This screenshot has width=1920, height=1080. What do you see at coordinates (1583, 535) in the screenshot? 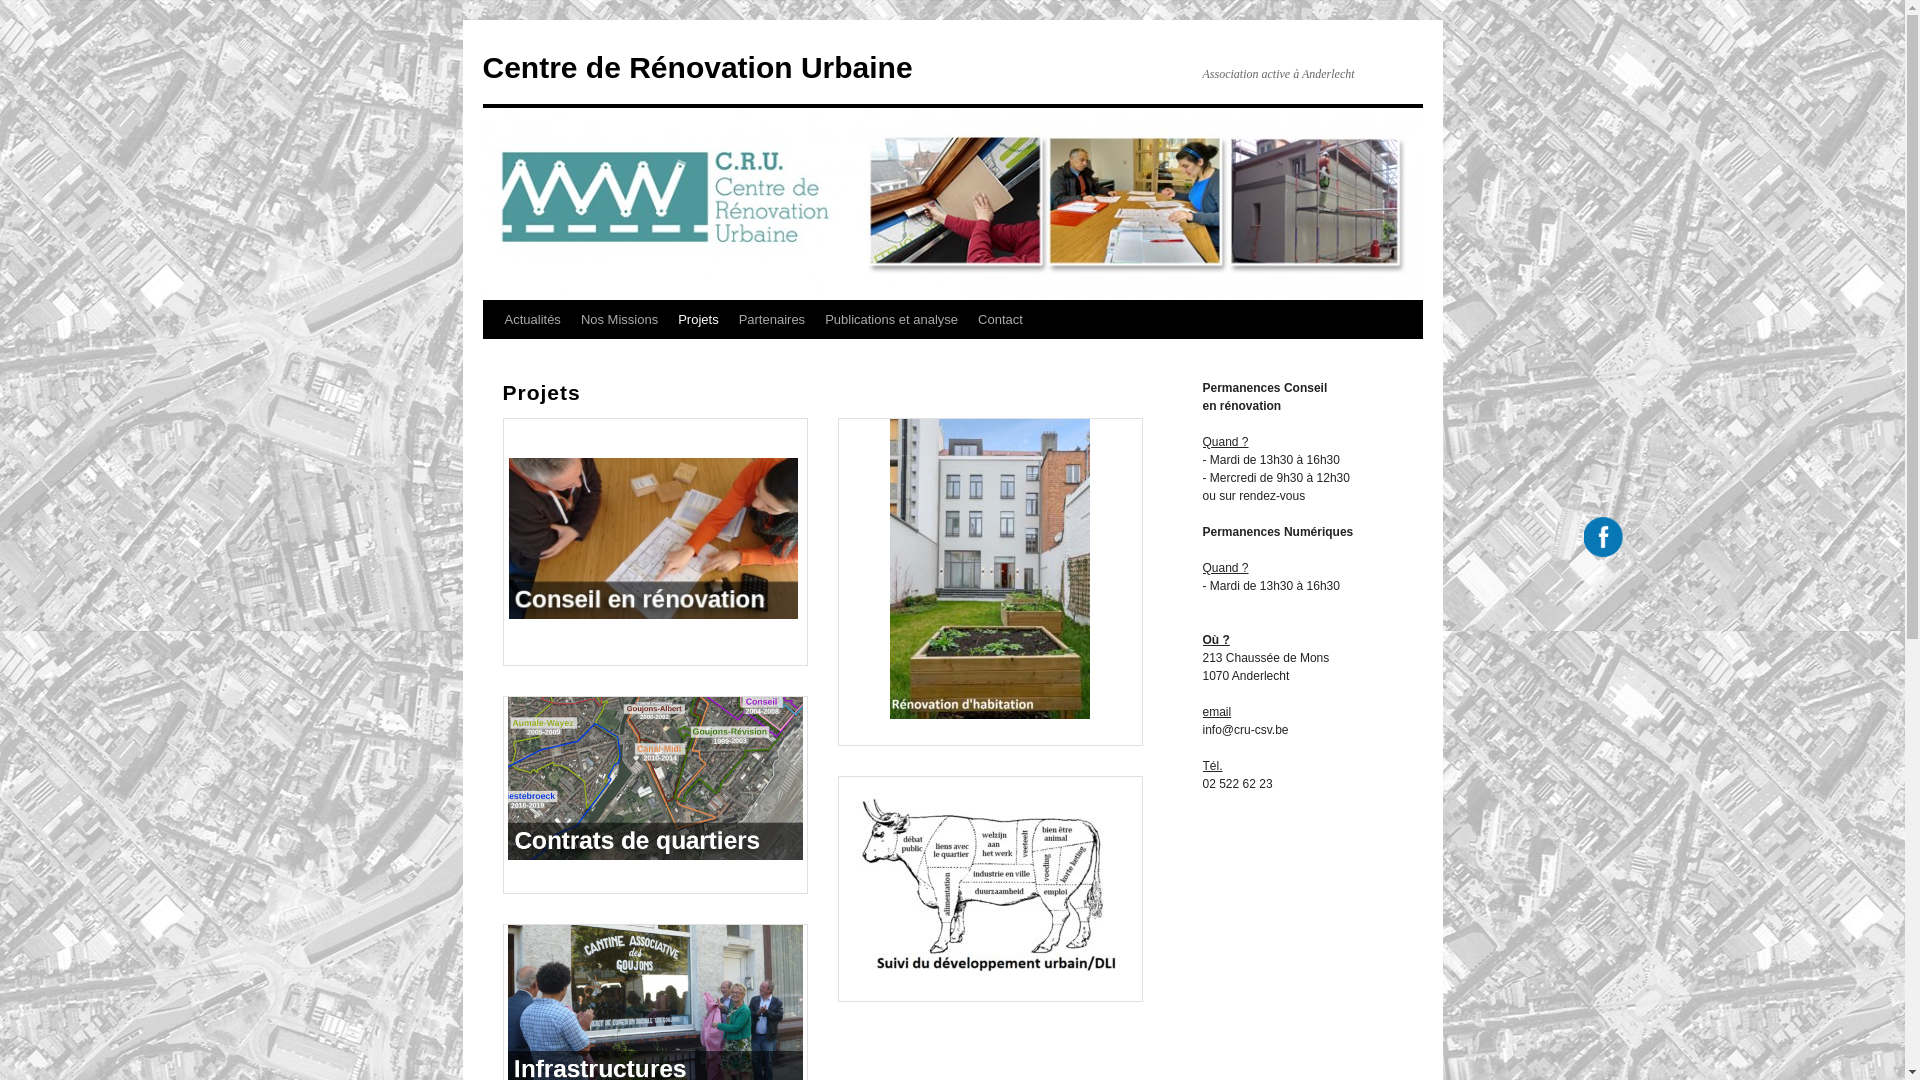
I see `'Facebook'` at bounding box center [1583, 535].